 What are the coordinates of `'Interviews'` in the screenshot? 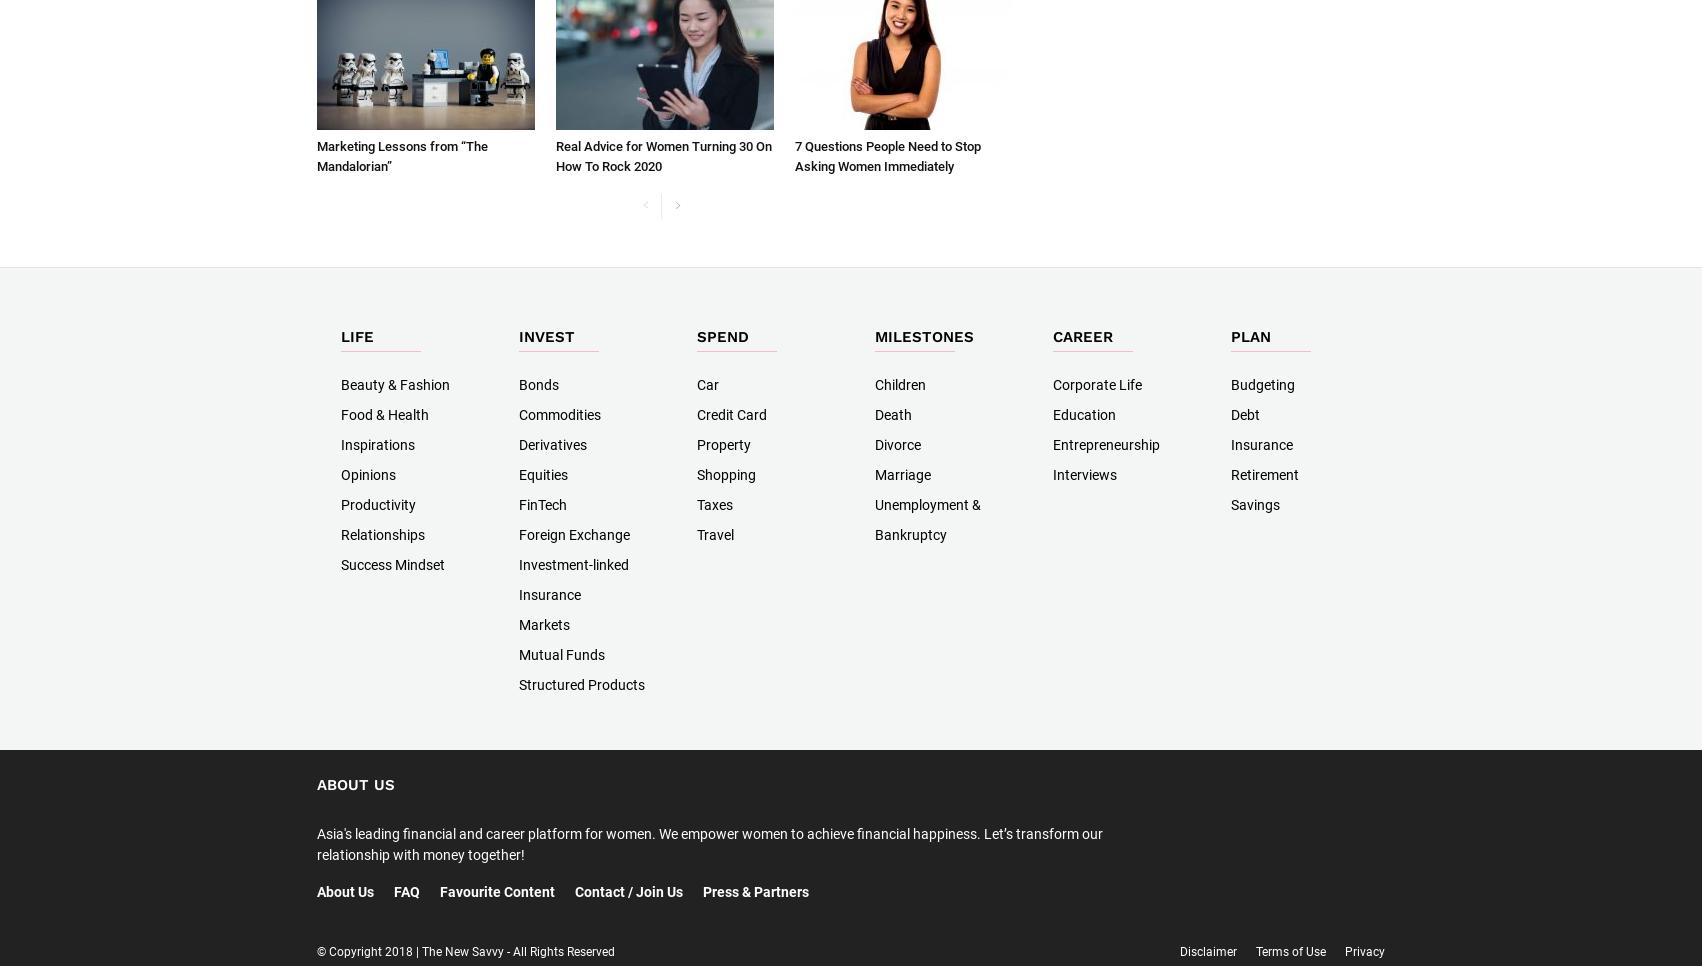 It's located at (1084, 474).